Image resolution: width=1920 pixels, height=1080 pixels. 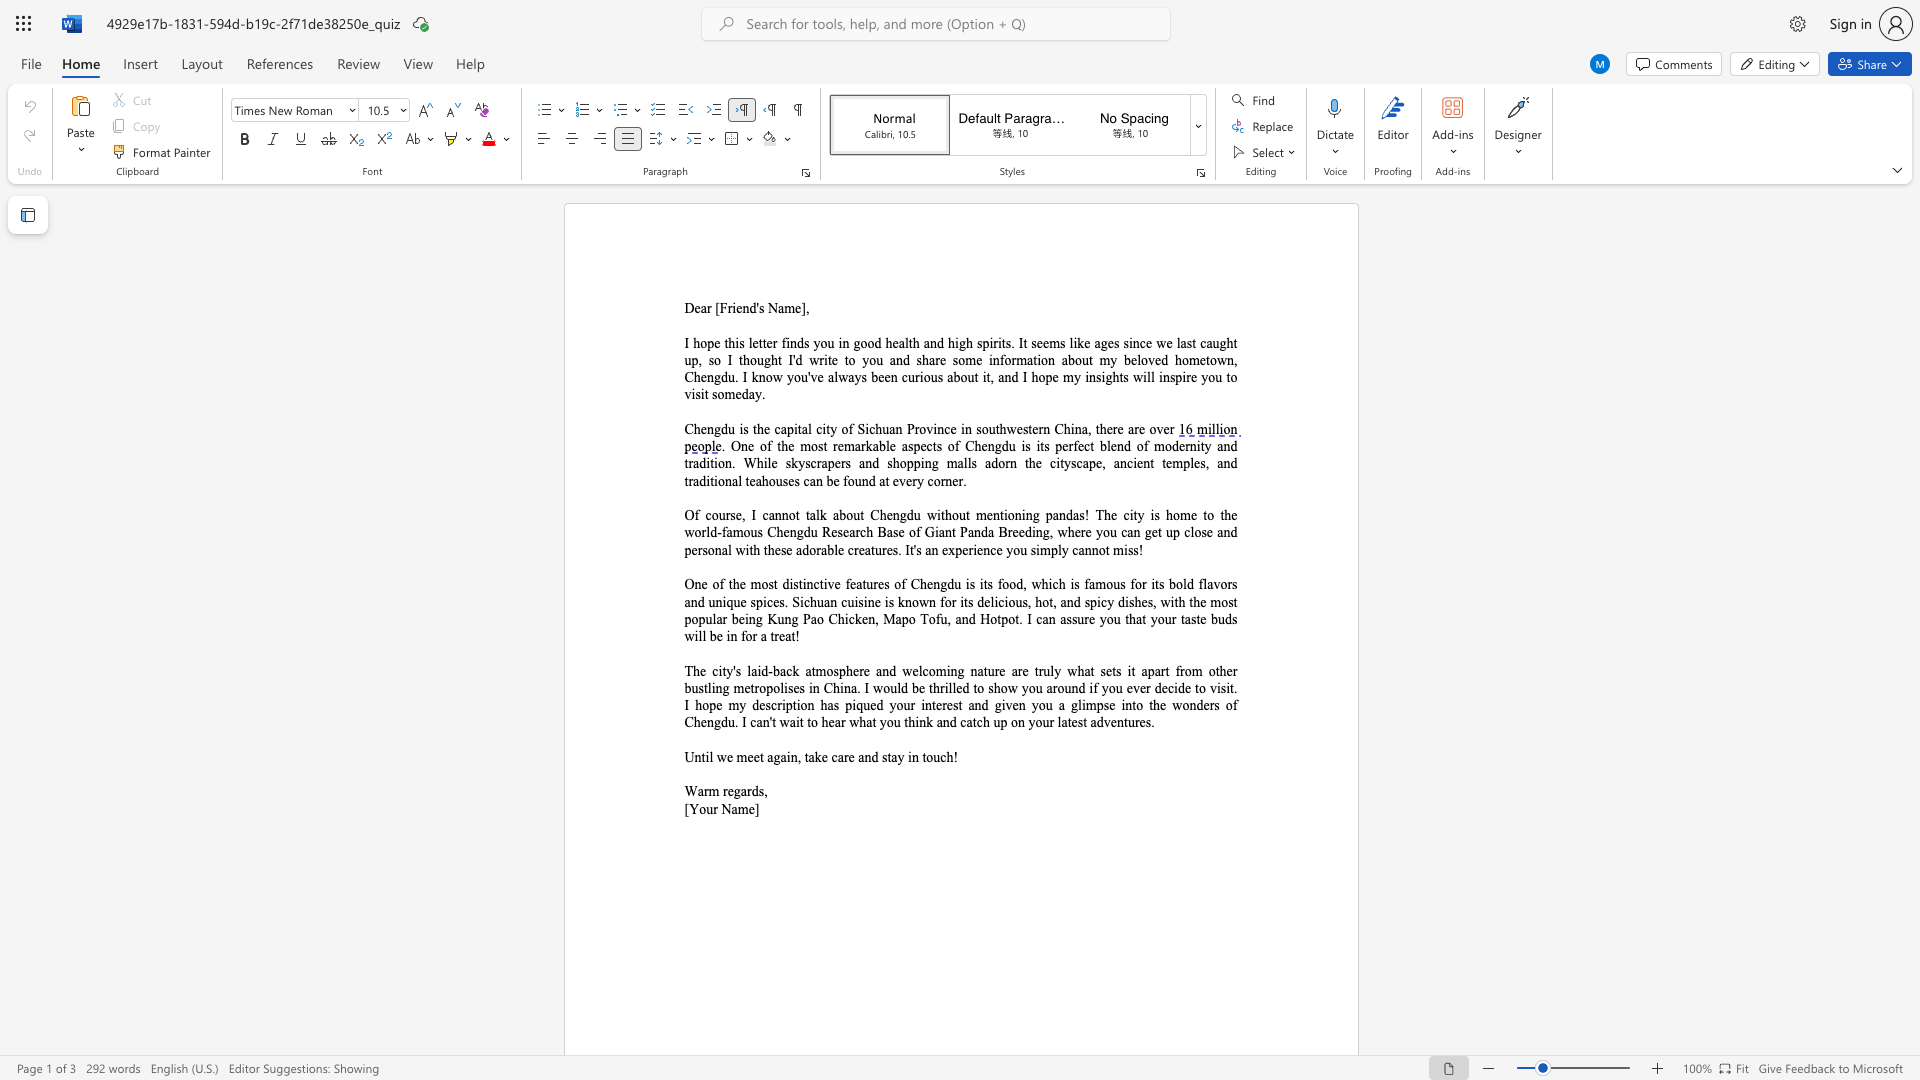 What do you see at coordinates (701, 757) in the screenshot?
I see `the subset text "til we meet again, tak" within the text "Until we meet again, take"` at bounding box center [701, 757].